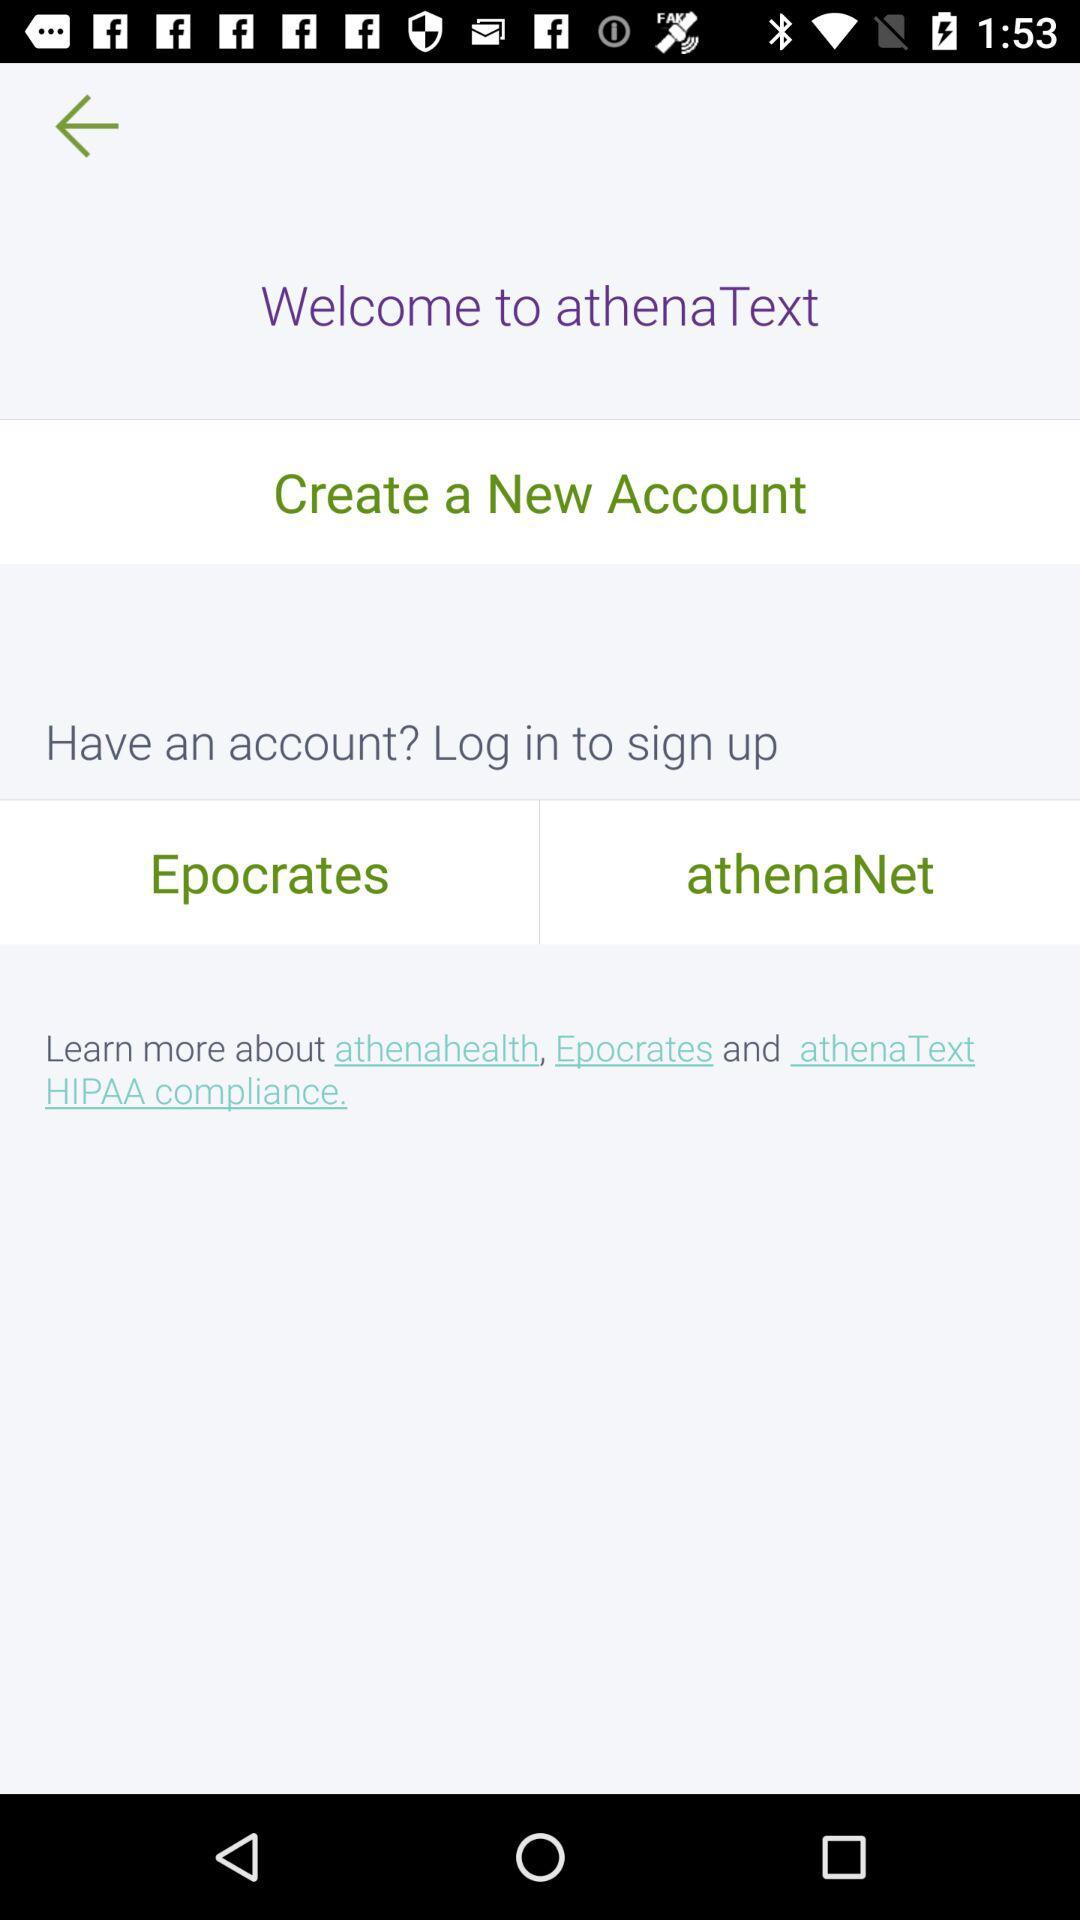 Image resolution: width=1080 pixels, height=1920 pixels. Describe the element at coordinates (810, 871) in the screenshot. I see `icon below the have an account item` at that location.